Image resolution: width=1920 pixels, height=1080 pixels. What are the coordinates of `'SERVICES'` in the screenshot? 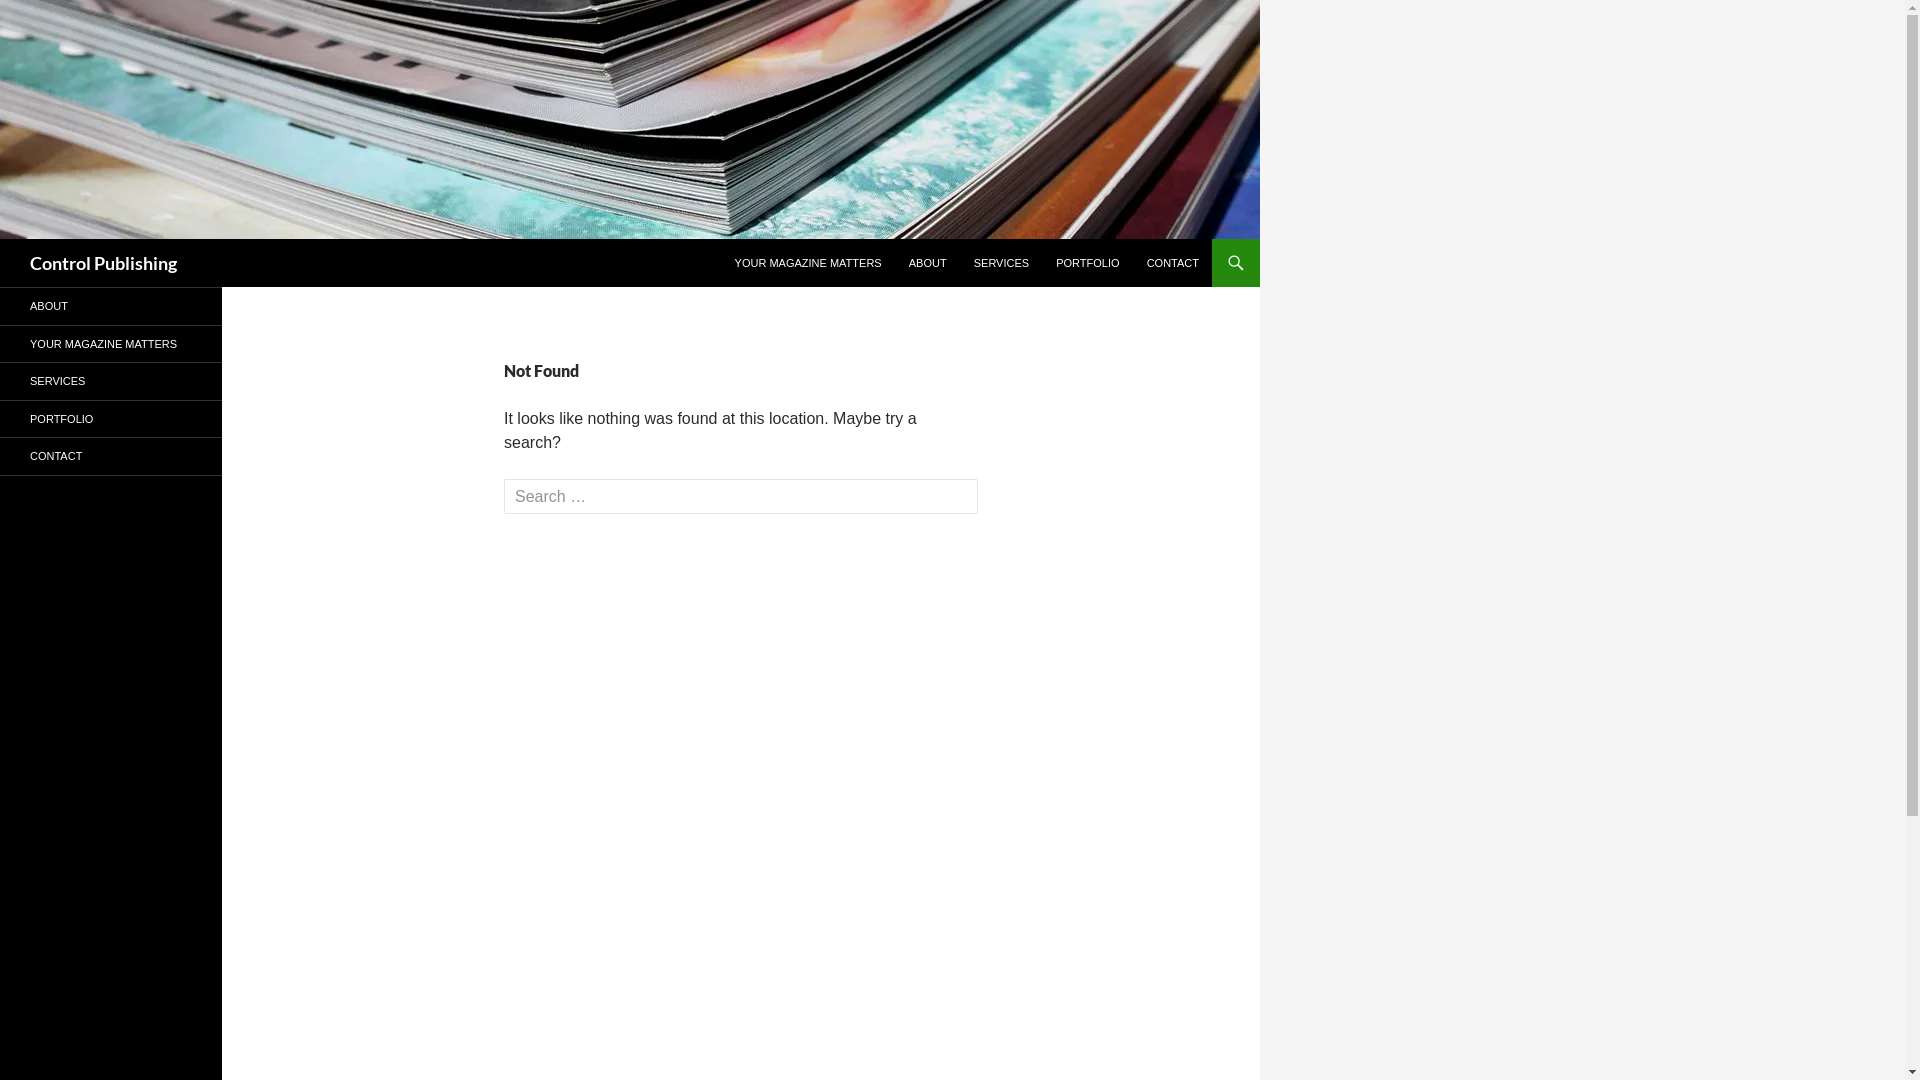 It's located at (1001, 261).